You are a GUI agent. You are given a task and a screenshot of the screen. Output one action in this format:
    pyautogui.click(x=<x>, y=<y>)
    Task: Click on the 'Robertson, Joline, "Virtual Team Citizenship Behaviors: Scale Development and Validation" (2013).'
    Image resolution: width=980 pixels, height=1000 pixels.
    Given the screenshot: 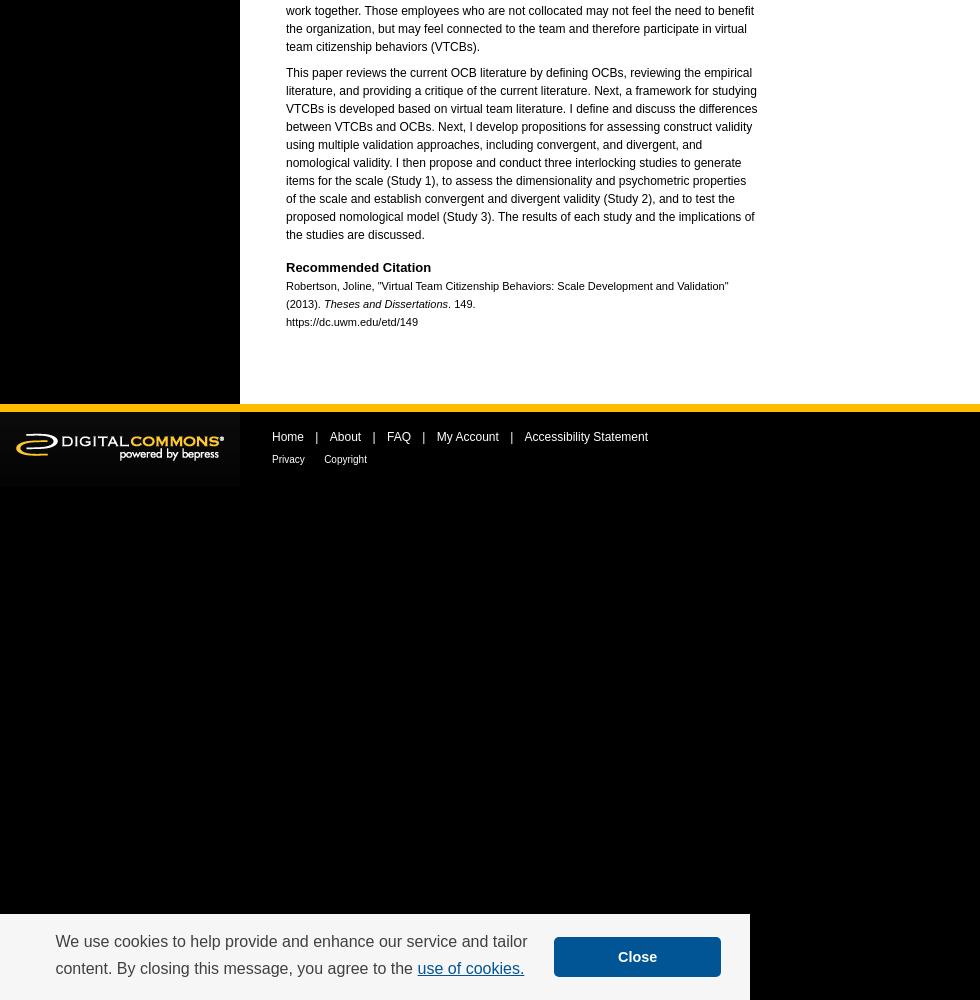 What is the action you would take?
    pyautogui.click(x=285, y=295)
    